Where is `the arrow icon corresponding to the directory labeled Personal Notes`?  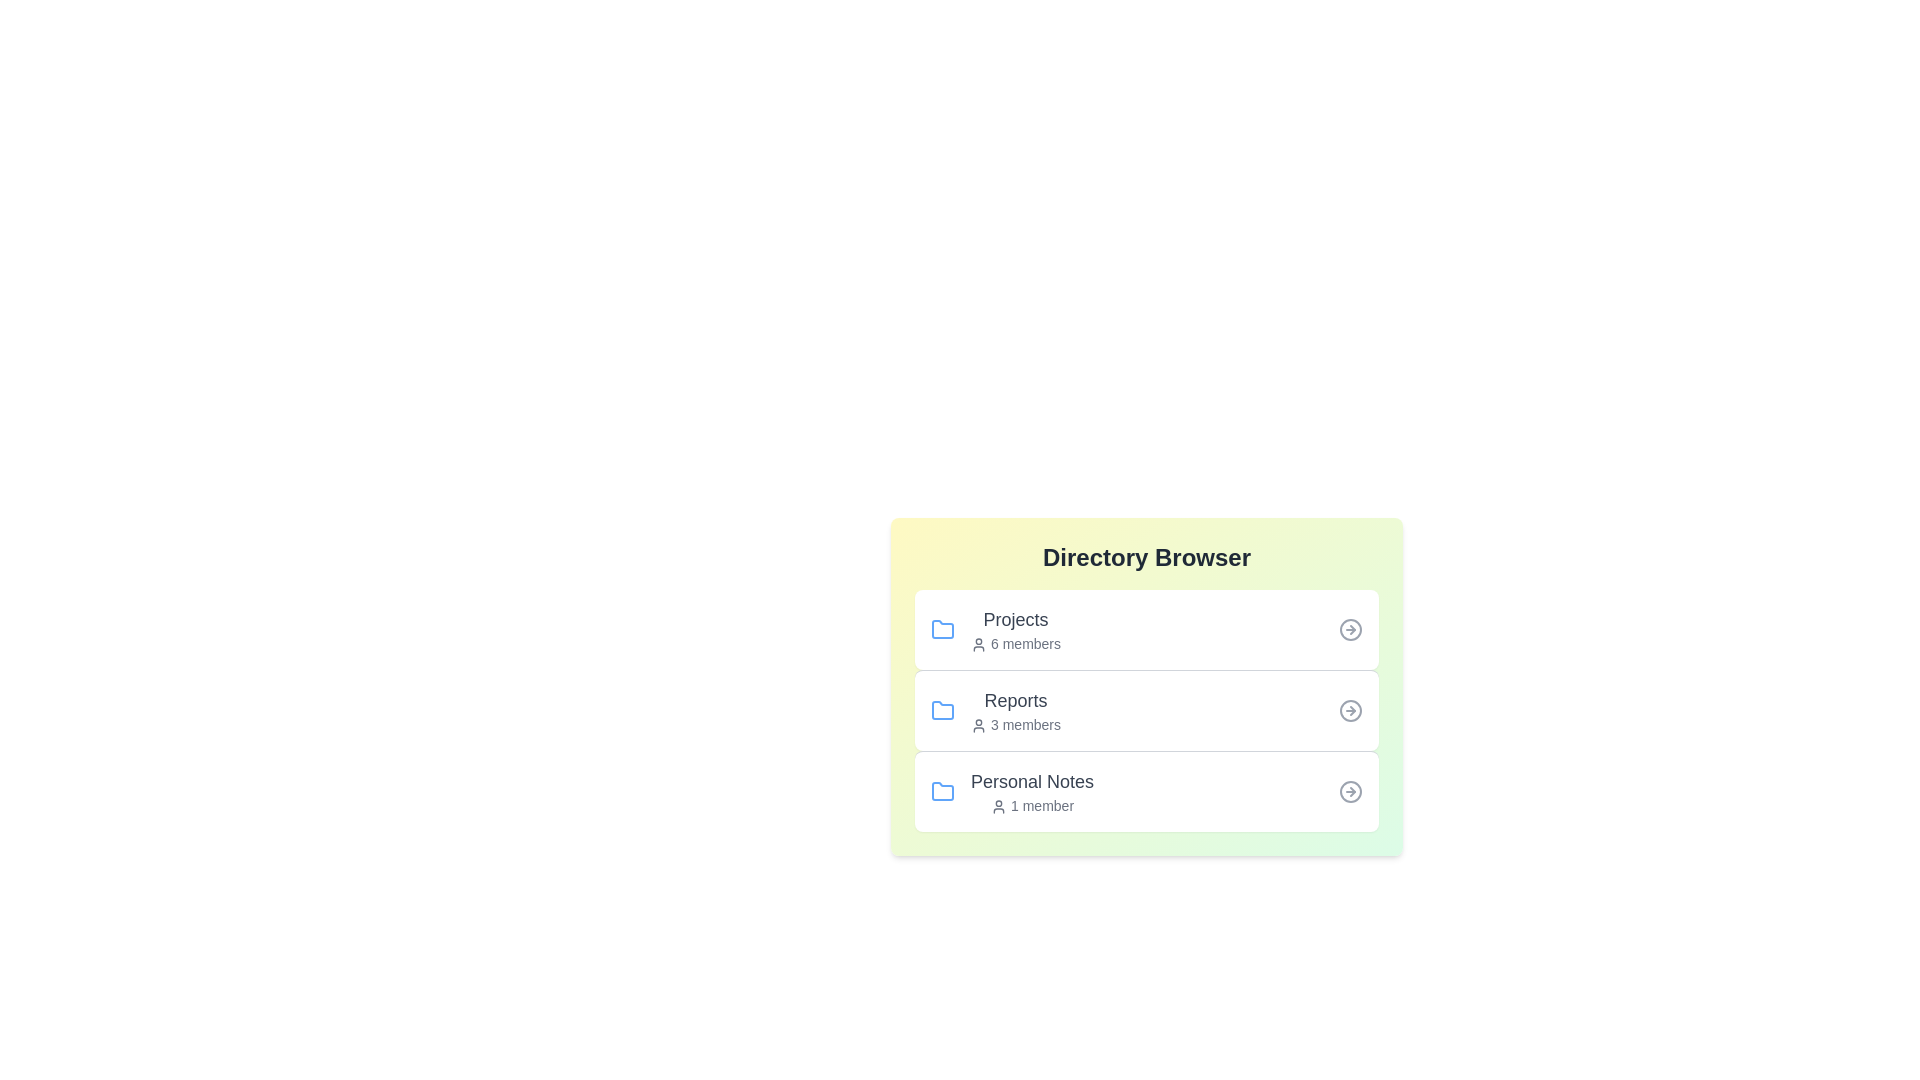
the arrow icon corresponding to the directory labeled Personal Notes is located at coordinates (1350, 790).